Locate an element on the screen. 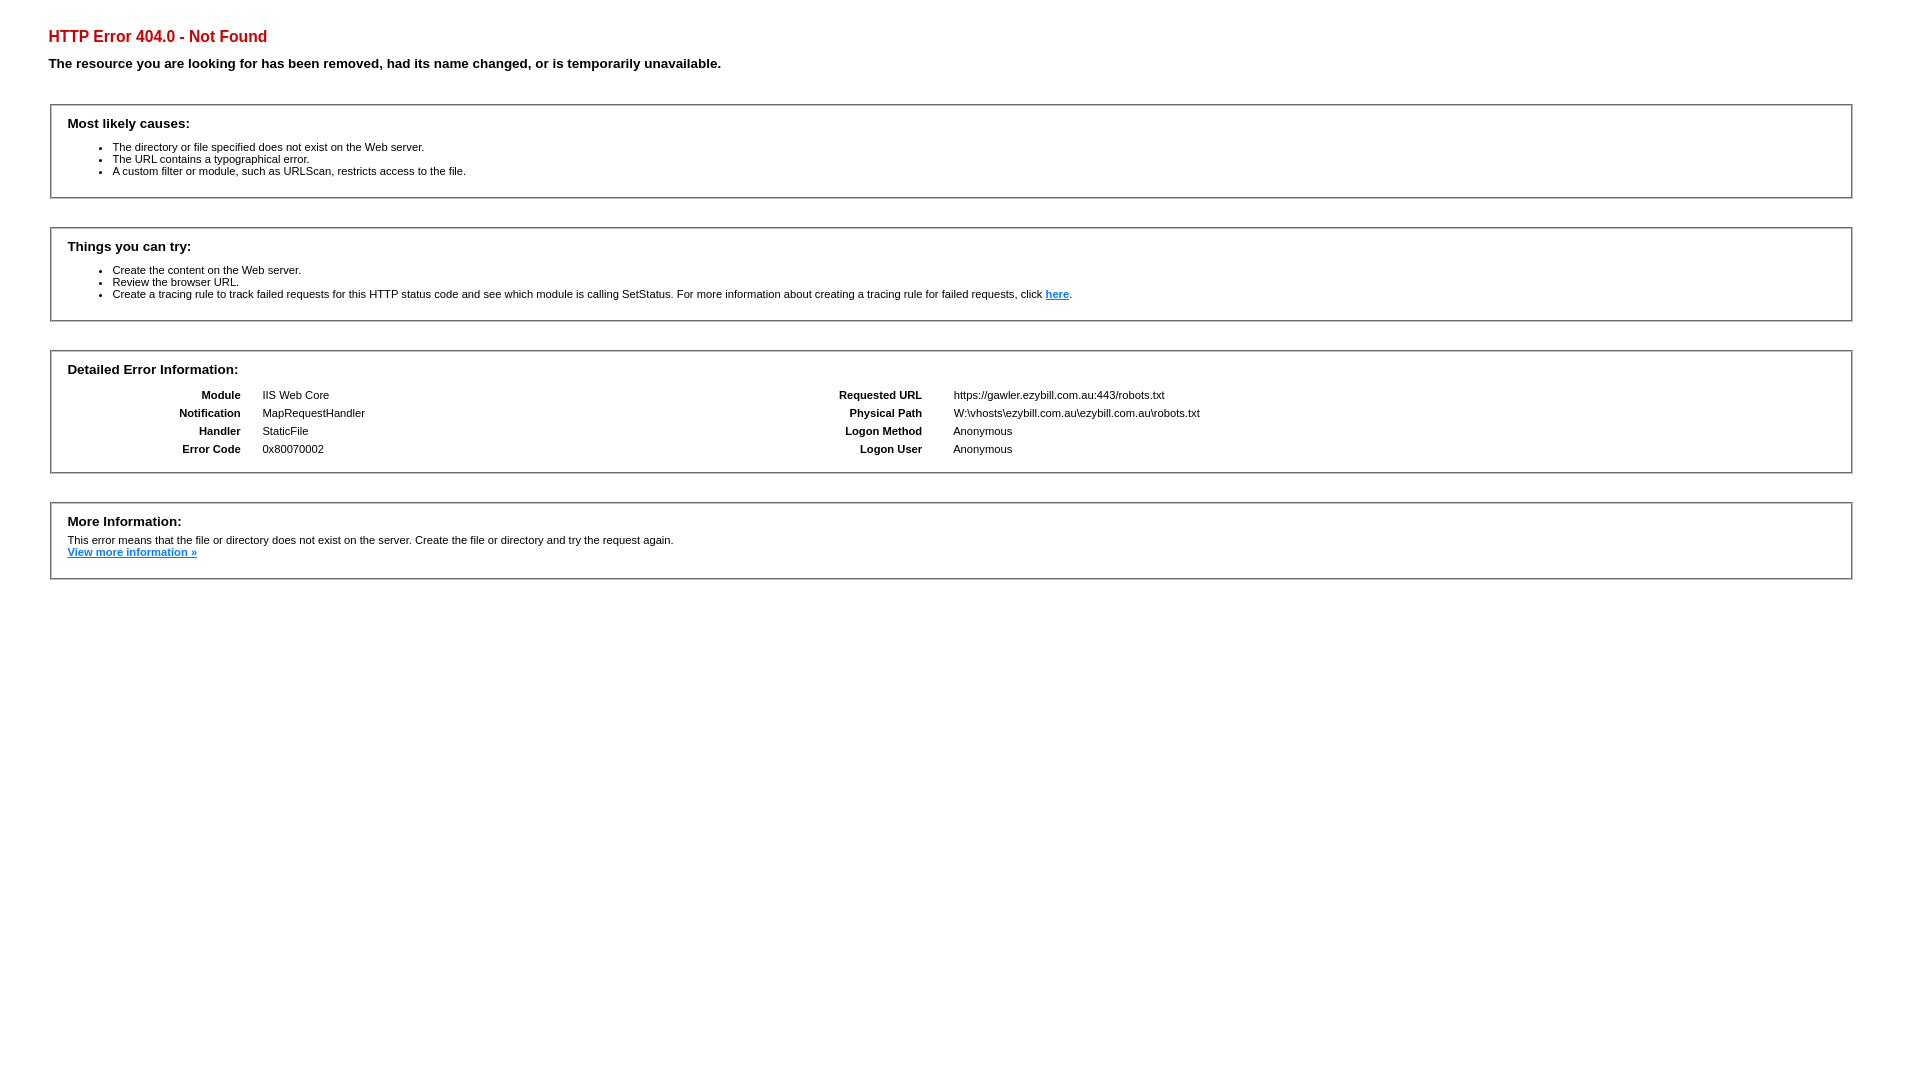 This screenshot has height=1080, width=1920. 'here' is located at coordinates (1056, 293).